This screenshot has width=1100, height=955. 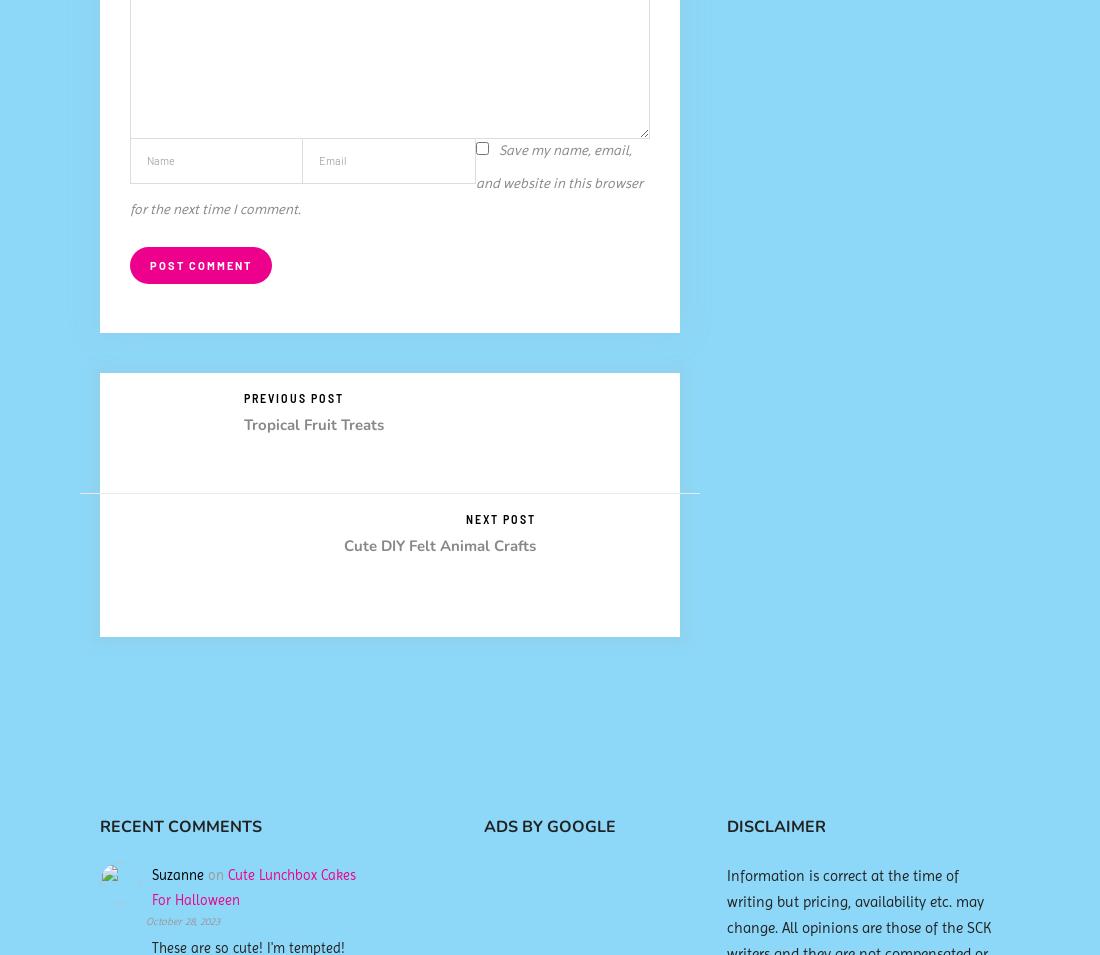 What do you see at coordinates (99, 825) in the screenshot?
I see `'RECENT COMMENTS'` at bounding box center [99, 825].